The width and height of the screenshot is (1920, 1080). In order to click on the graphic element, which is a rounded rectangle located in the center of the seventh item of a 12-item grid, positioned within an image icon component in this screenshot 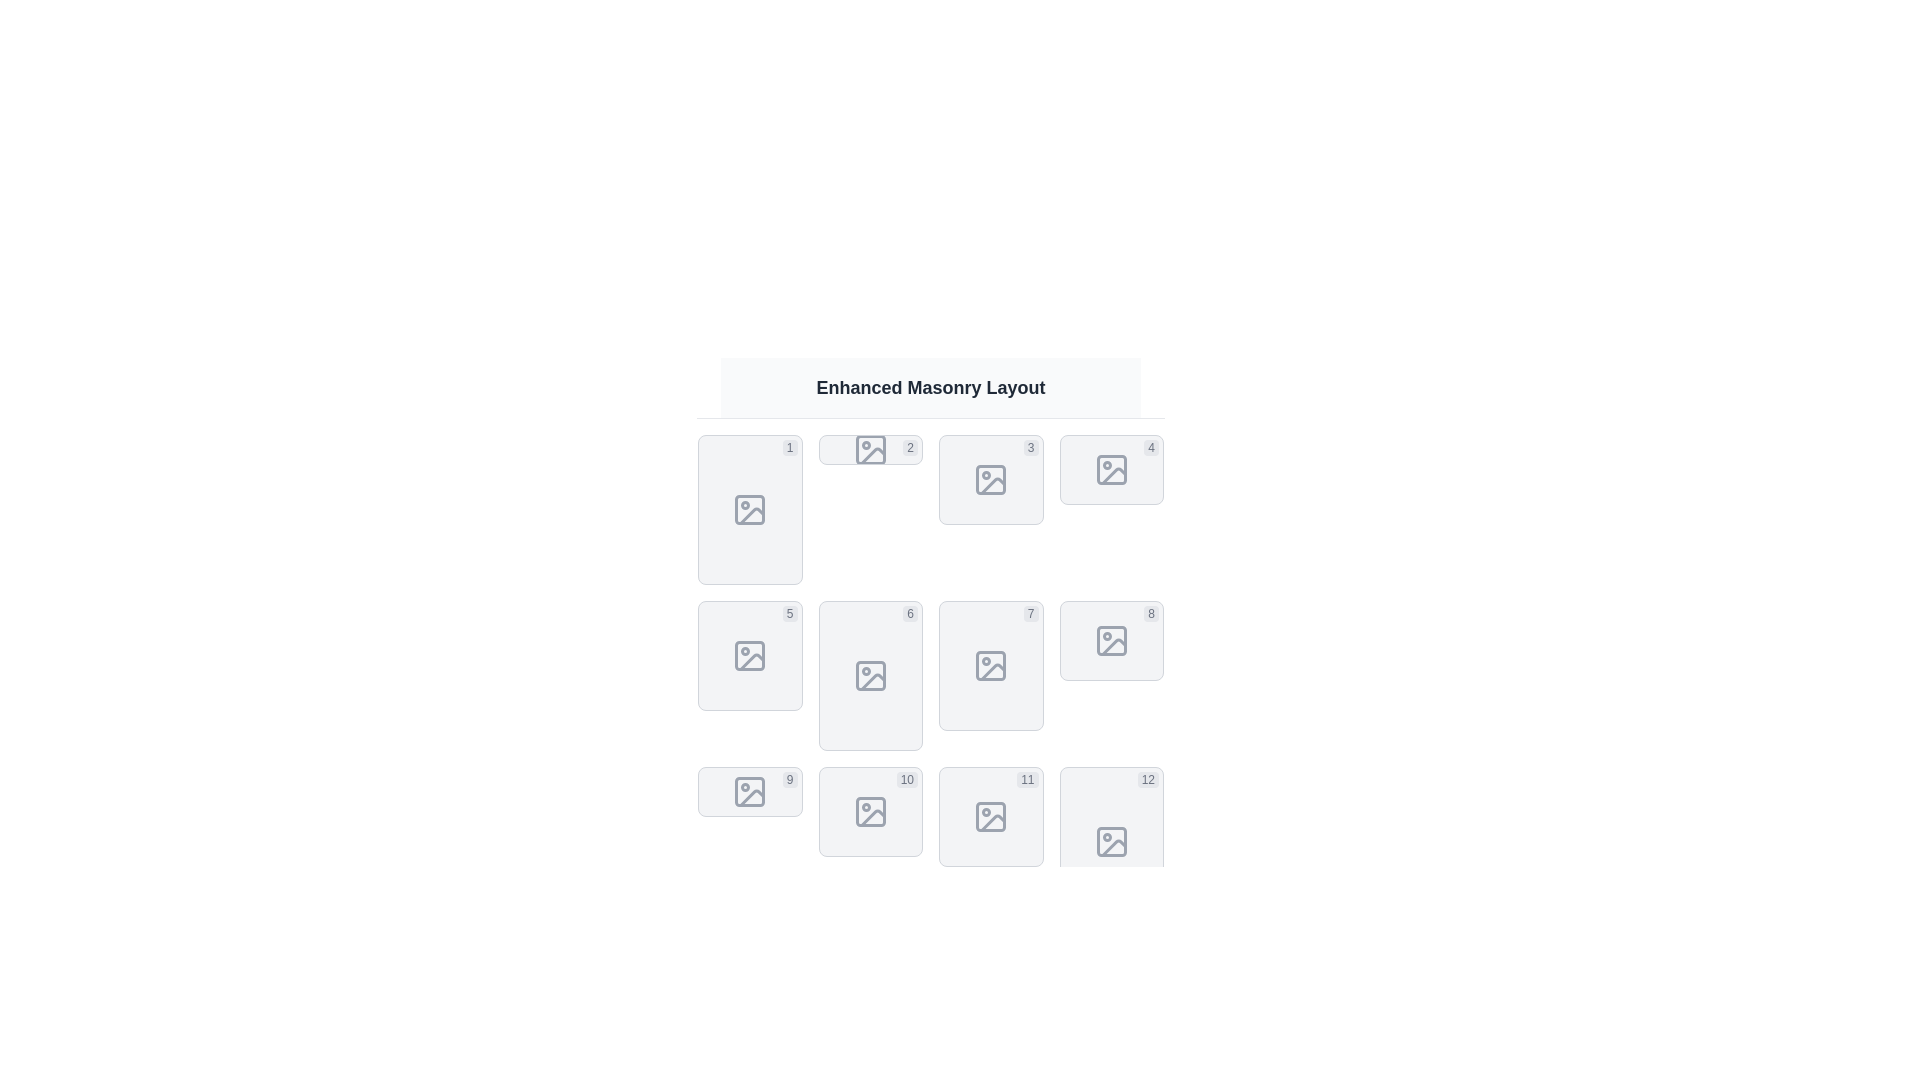, I will do `click(991, 666)`.